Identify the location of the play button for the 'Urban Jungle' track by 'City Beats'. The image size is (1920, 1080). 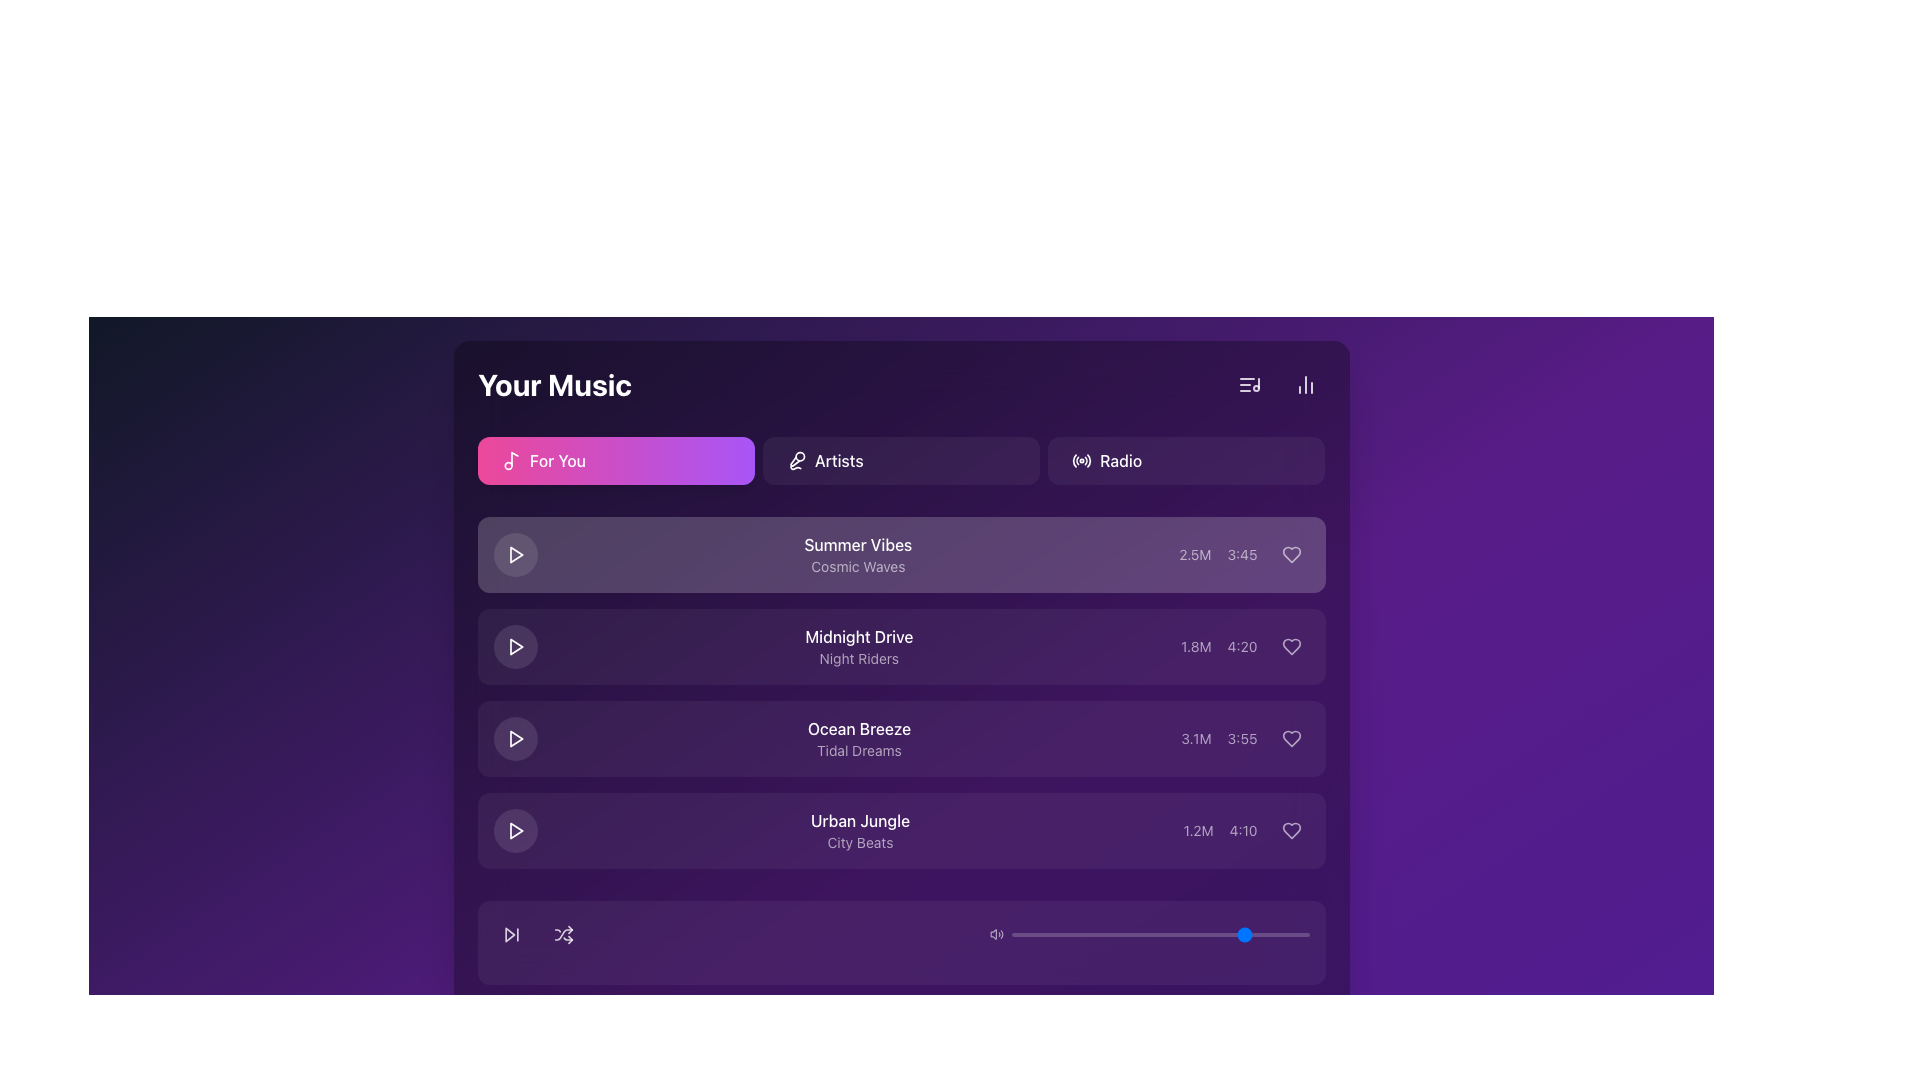
(515, 830).